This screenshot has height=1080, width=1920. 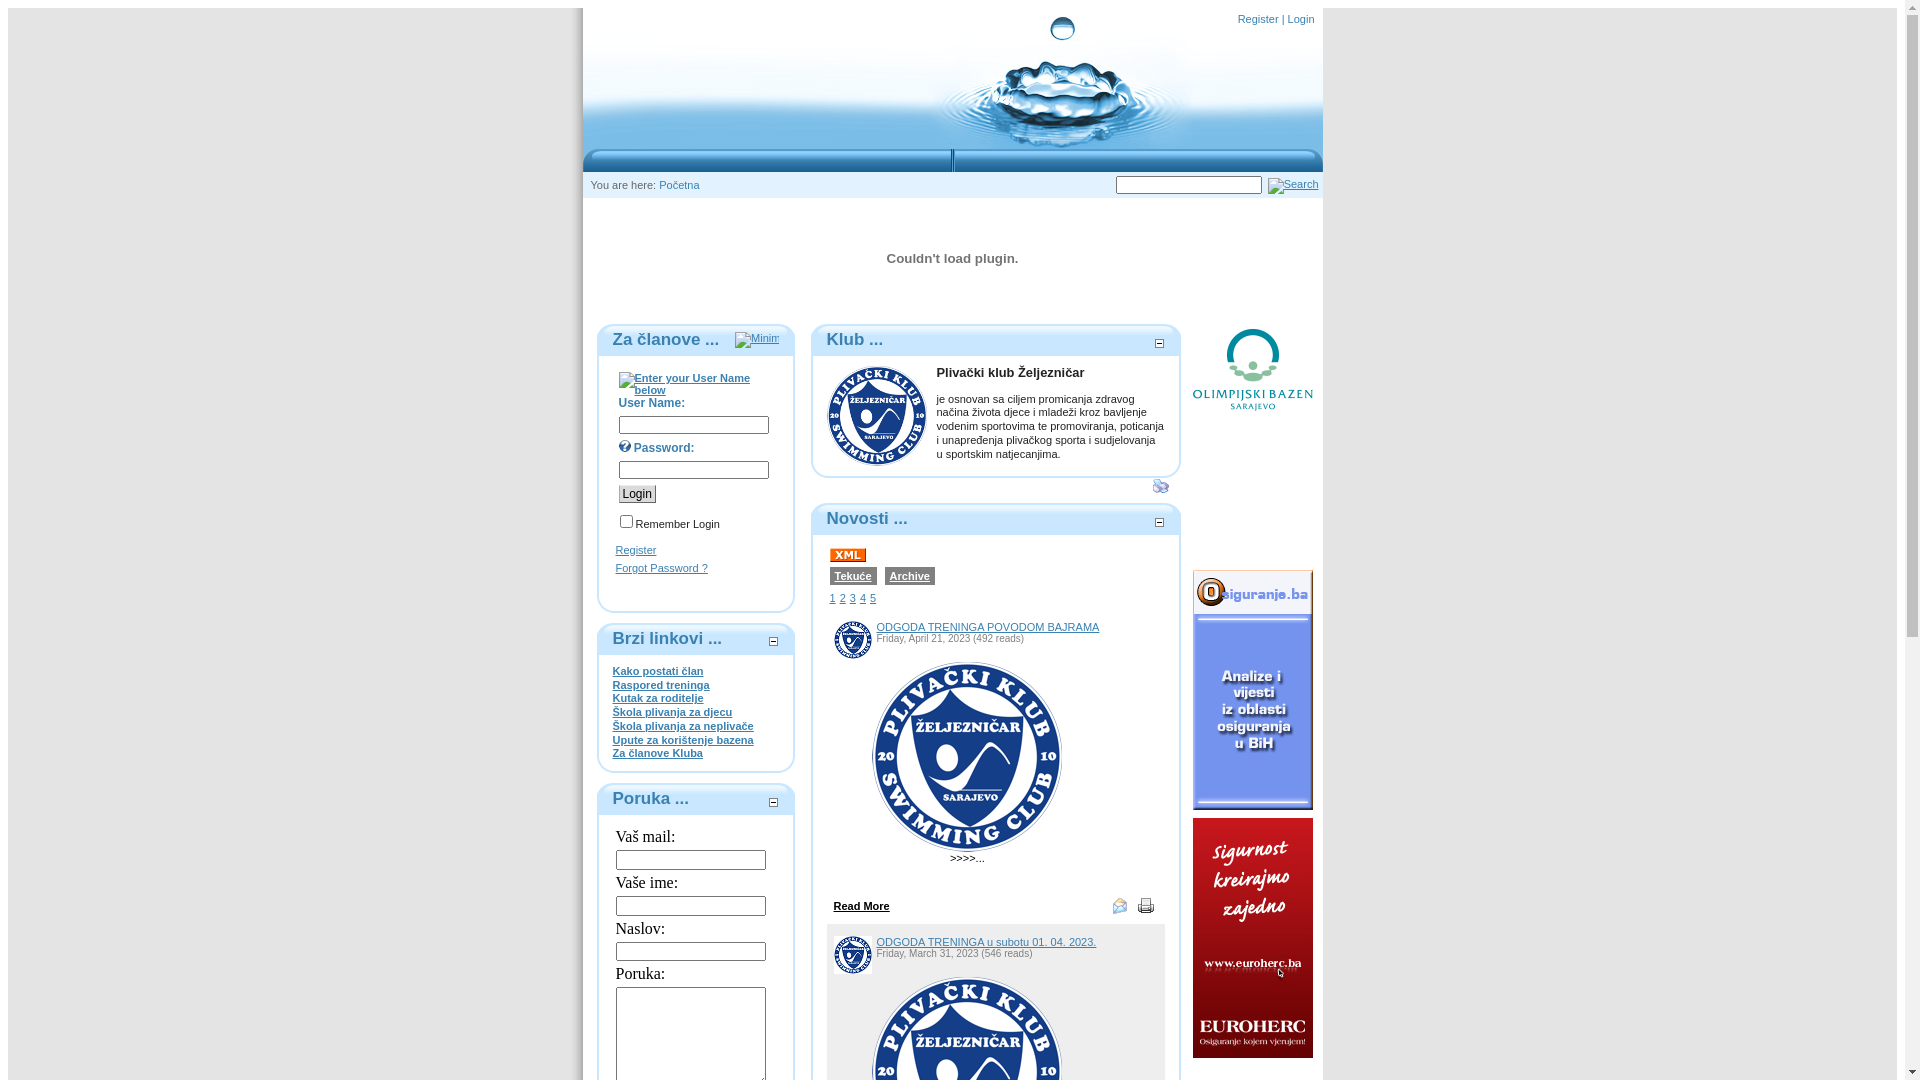 What do you see at coordinates (833, 596) in the screenshot?
I see `'1'` at bounding box center [833, 596].